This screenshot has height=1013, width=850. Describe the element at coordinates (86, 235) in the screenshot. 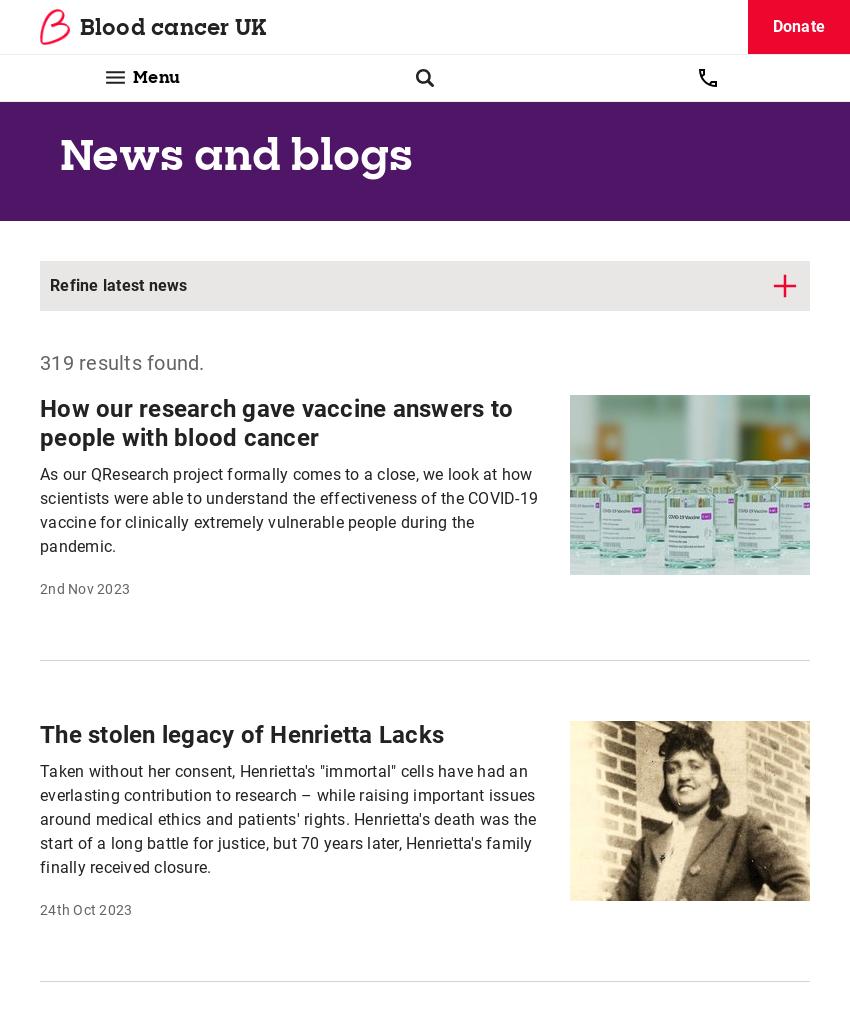

I see `'11th Aug 2023'` at that location.